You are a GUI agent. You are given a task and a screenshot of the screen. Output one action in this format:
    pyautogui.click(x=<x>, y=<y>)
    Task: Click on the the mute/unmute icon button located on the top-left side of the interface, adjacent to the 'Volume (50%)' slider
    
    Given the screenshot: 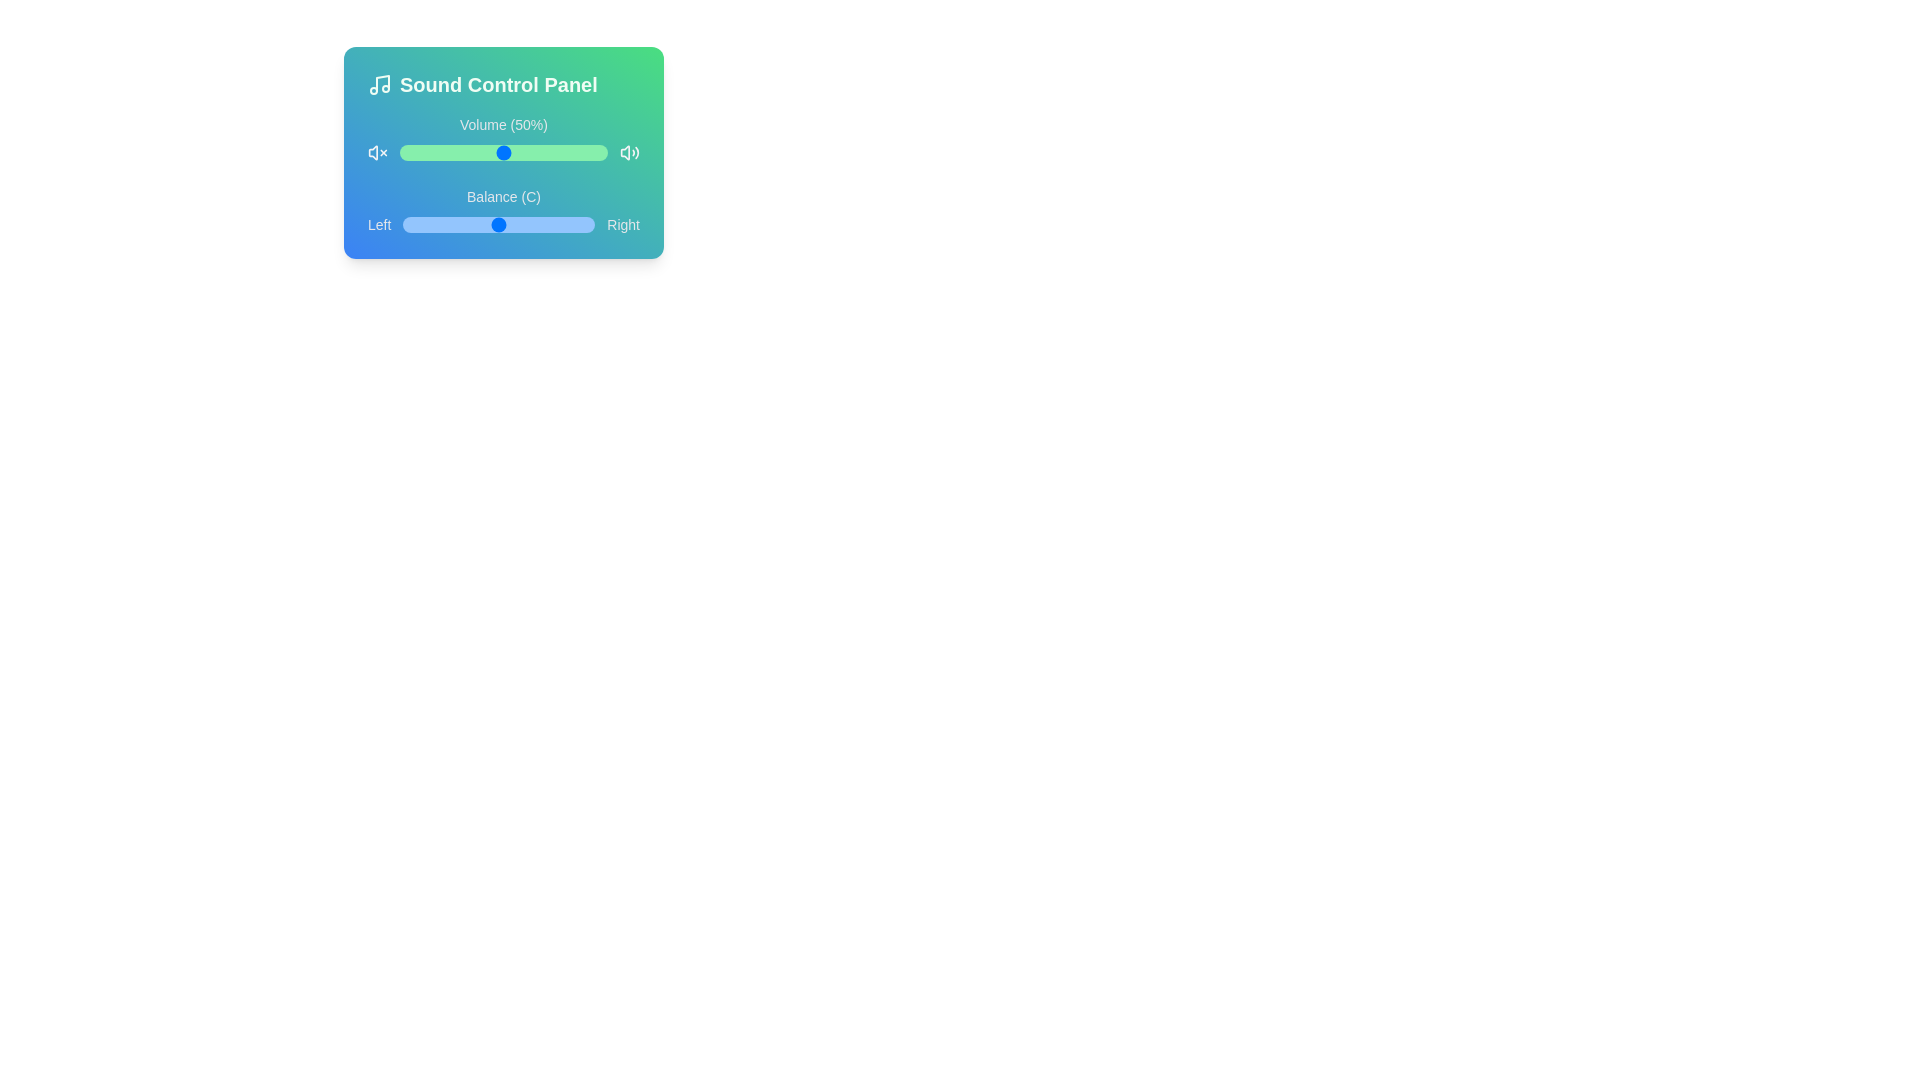 What is the action you would take?
    pyautogui.click(x=373, y=152)
    